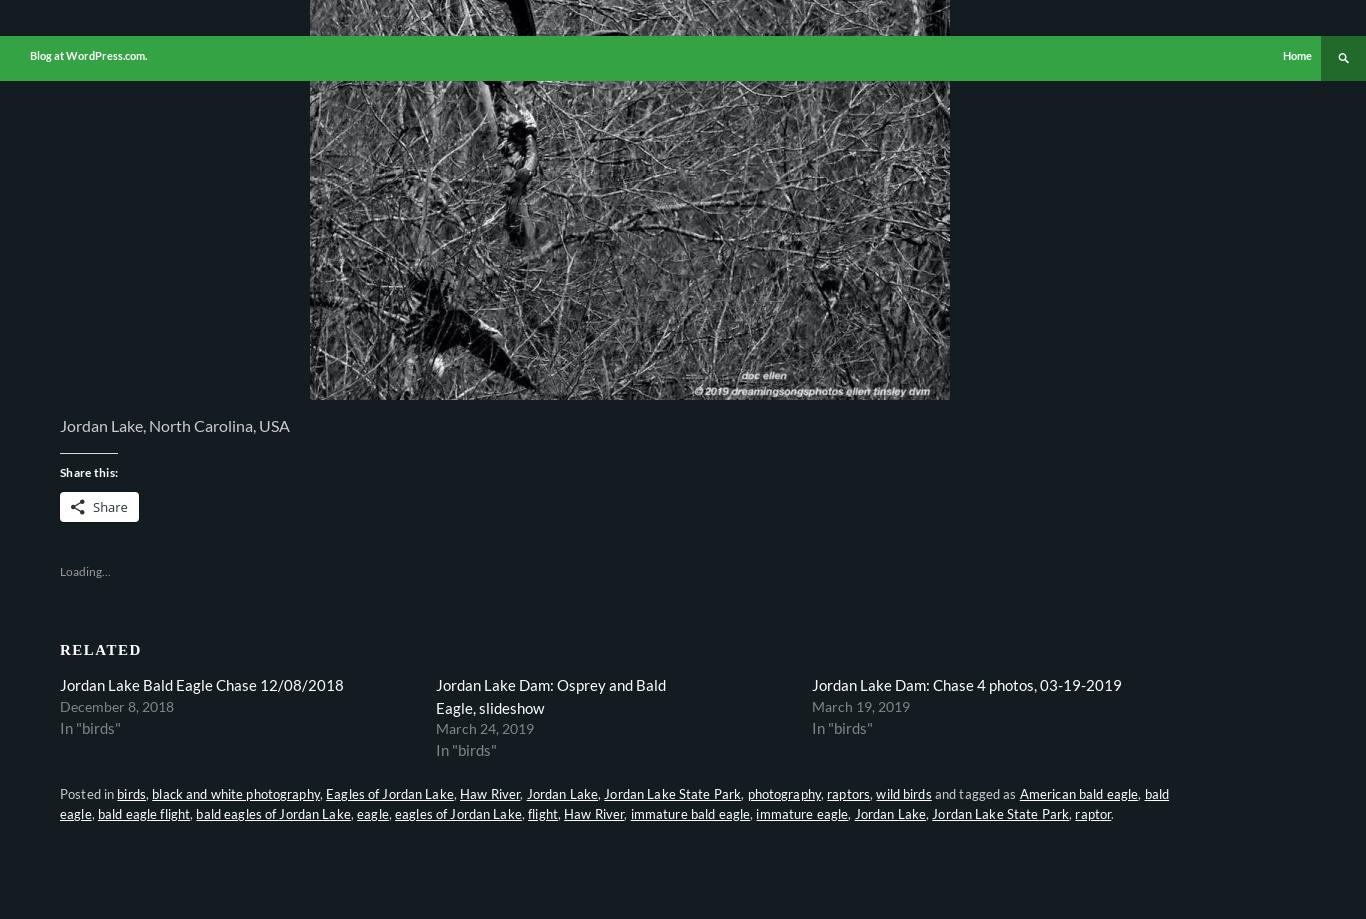 The image size is (1366, 919). Describe the element at coordinates (235, 794) in the screenshot. I see `'black and white photography'` at that location.